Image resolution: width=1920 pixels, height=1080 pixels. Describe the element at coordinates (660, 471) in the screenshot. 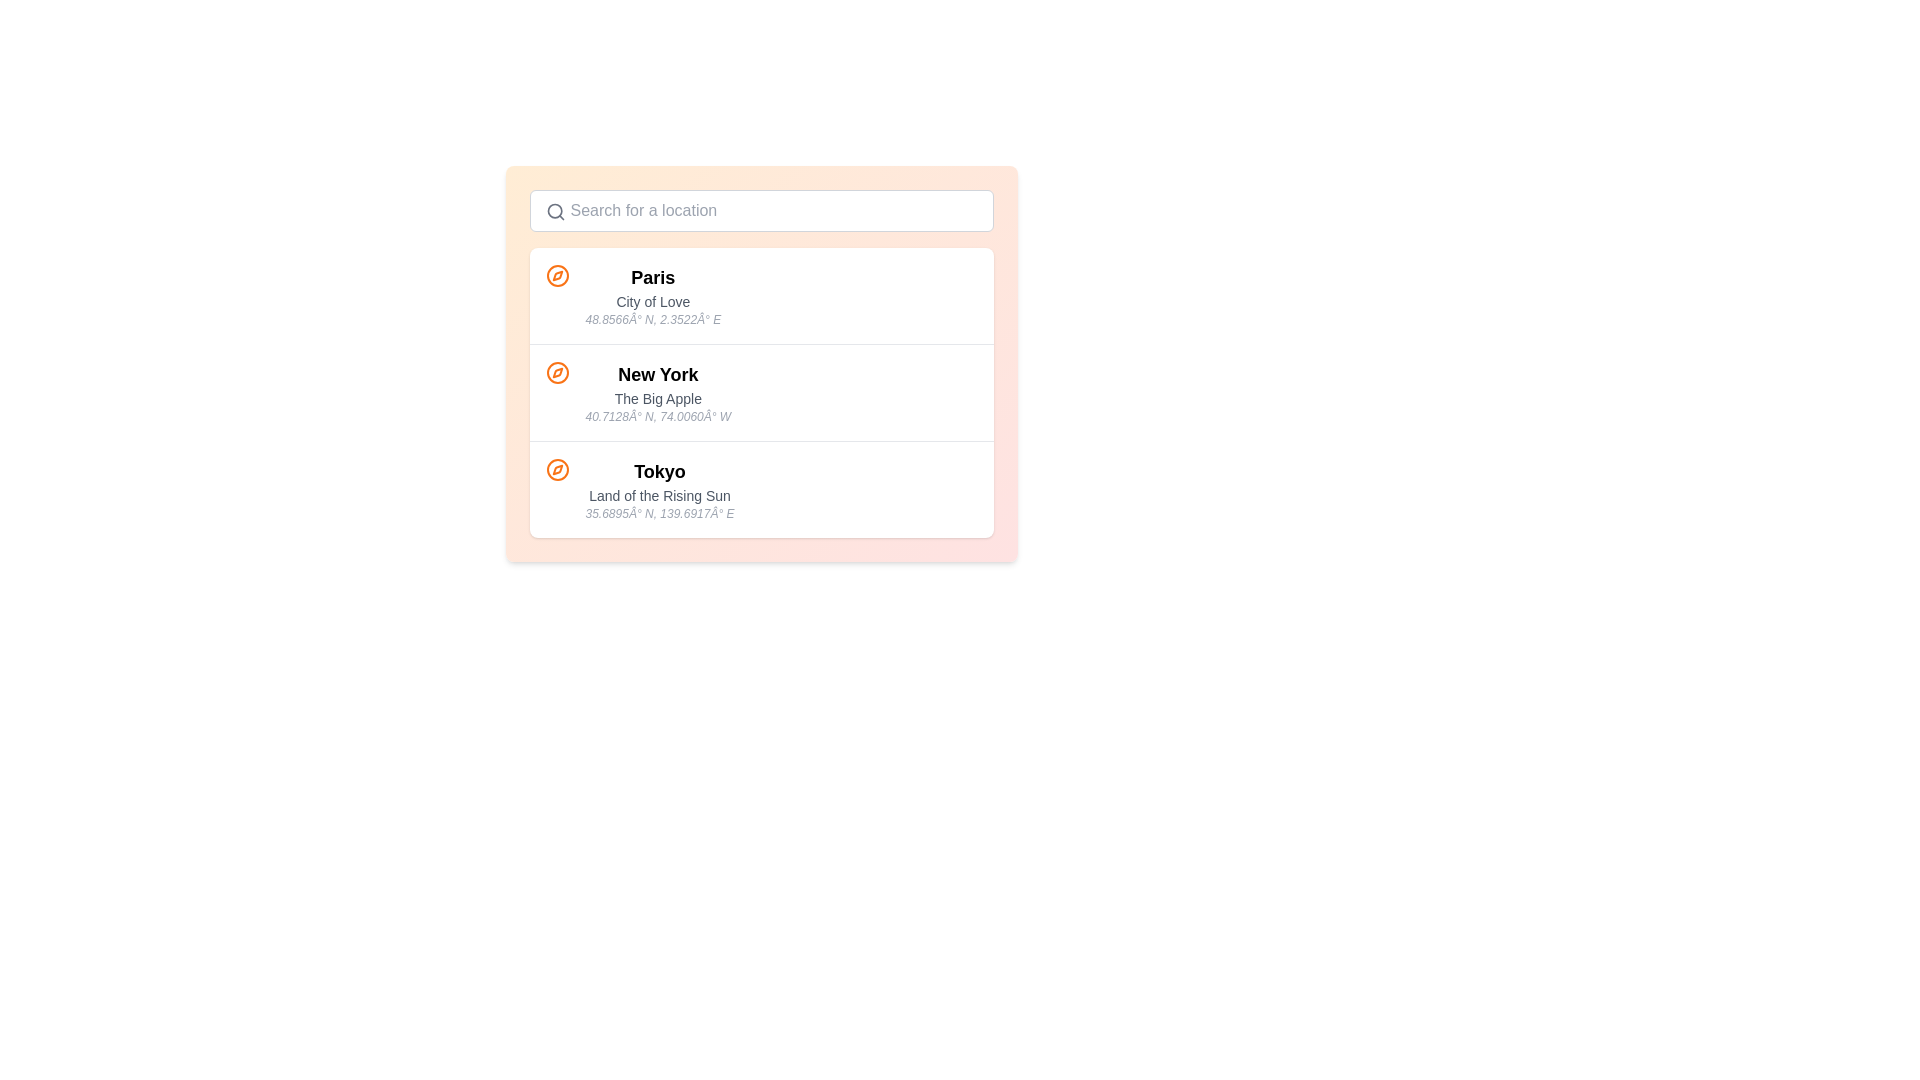

I see `the text label identifying 'Tokyo', which is the primary title of the third entry in a list of locations` at that location.